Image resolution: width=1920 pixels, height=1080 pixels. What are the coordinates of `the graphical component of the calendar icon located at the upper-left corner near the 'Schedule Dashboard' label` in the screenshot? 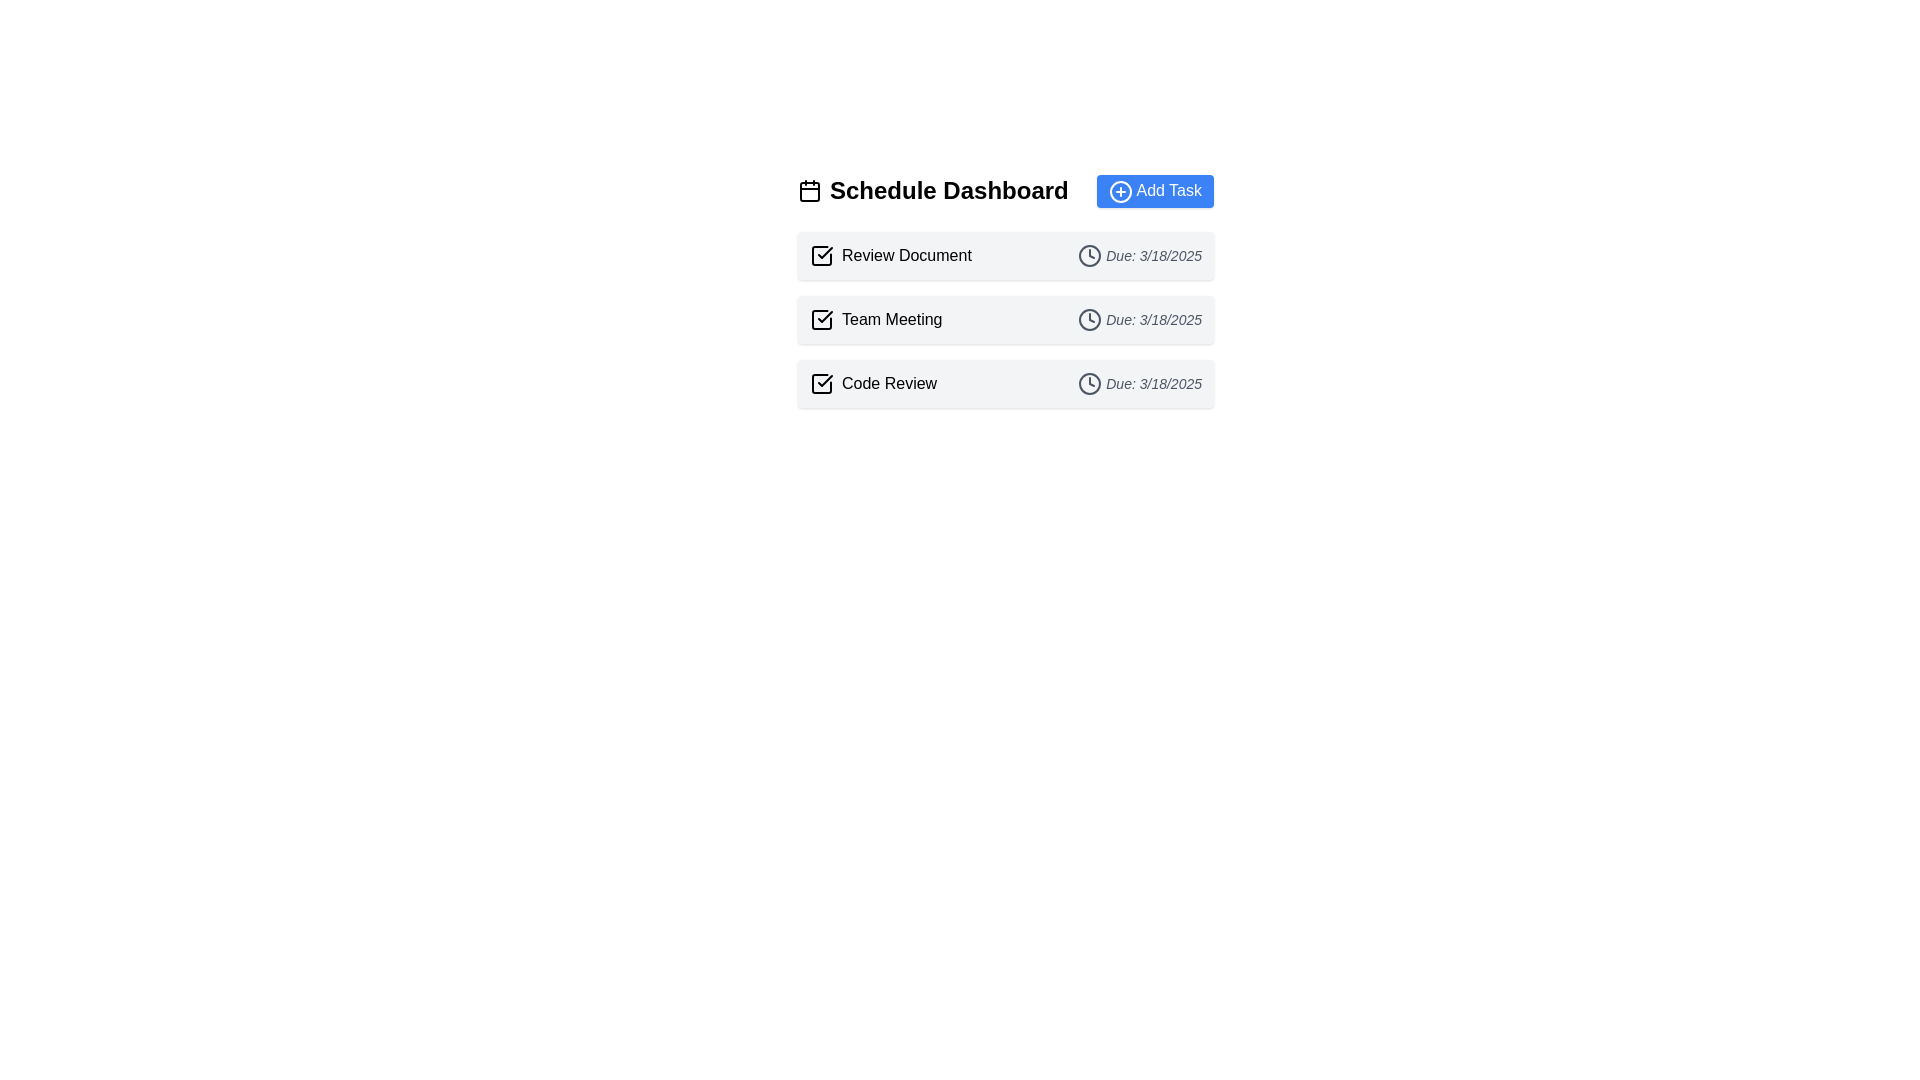 It's located at (810, 192).